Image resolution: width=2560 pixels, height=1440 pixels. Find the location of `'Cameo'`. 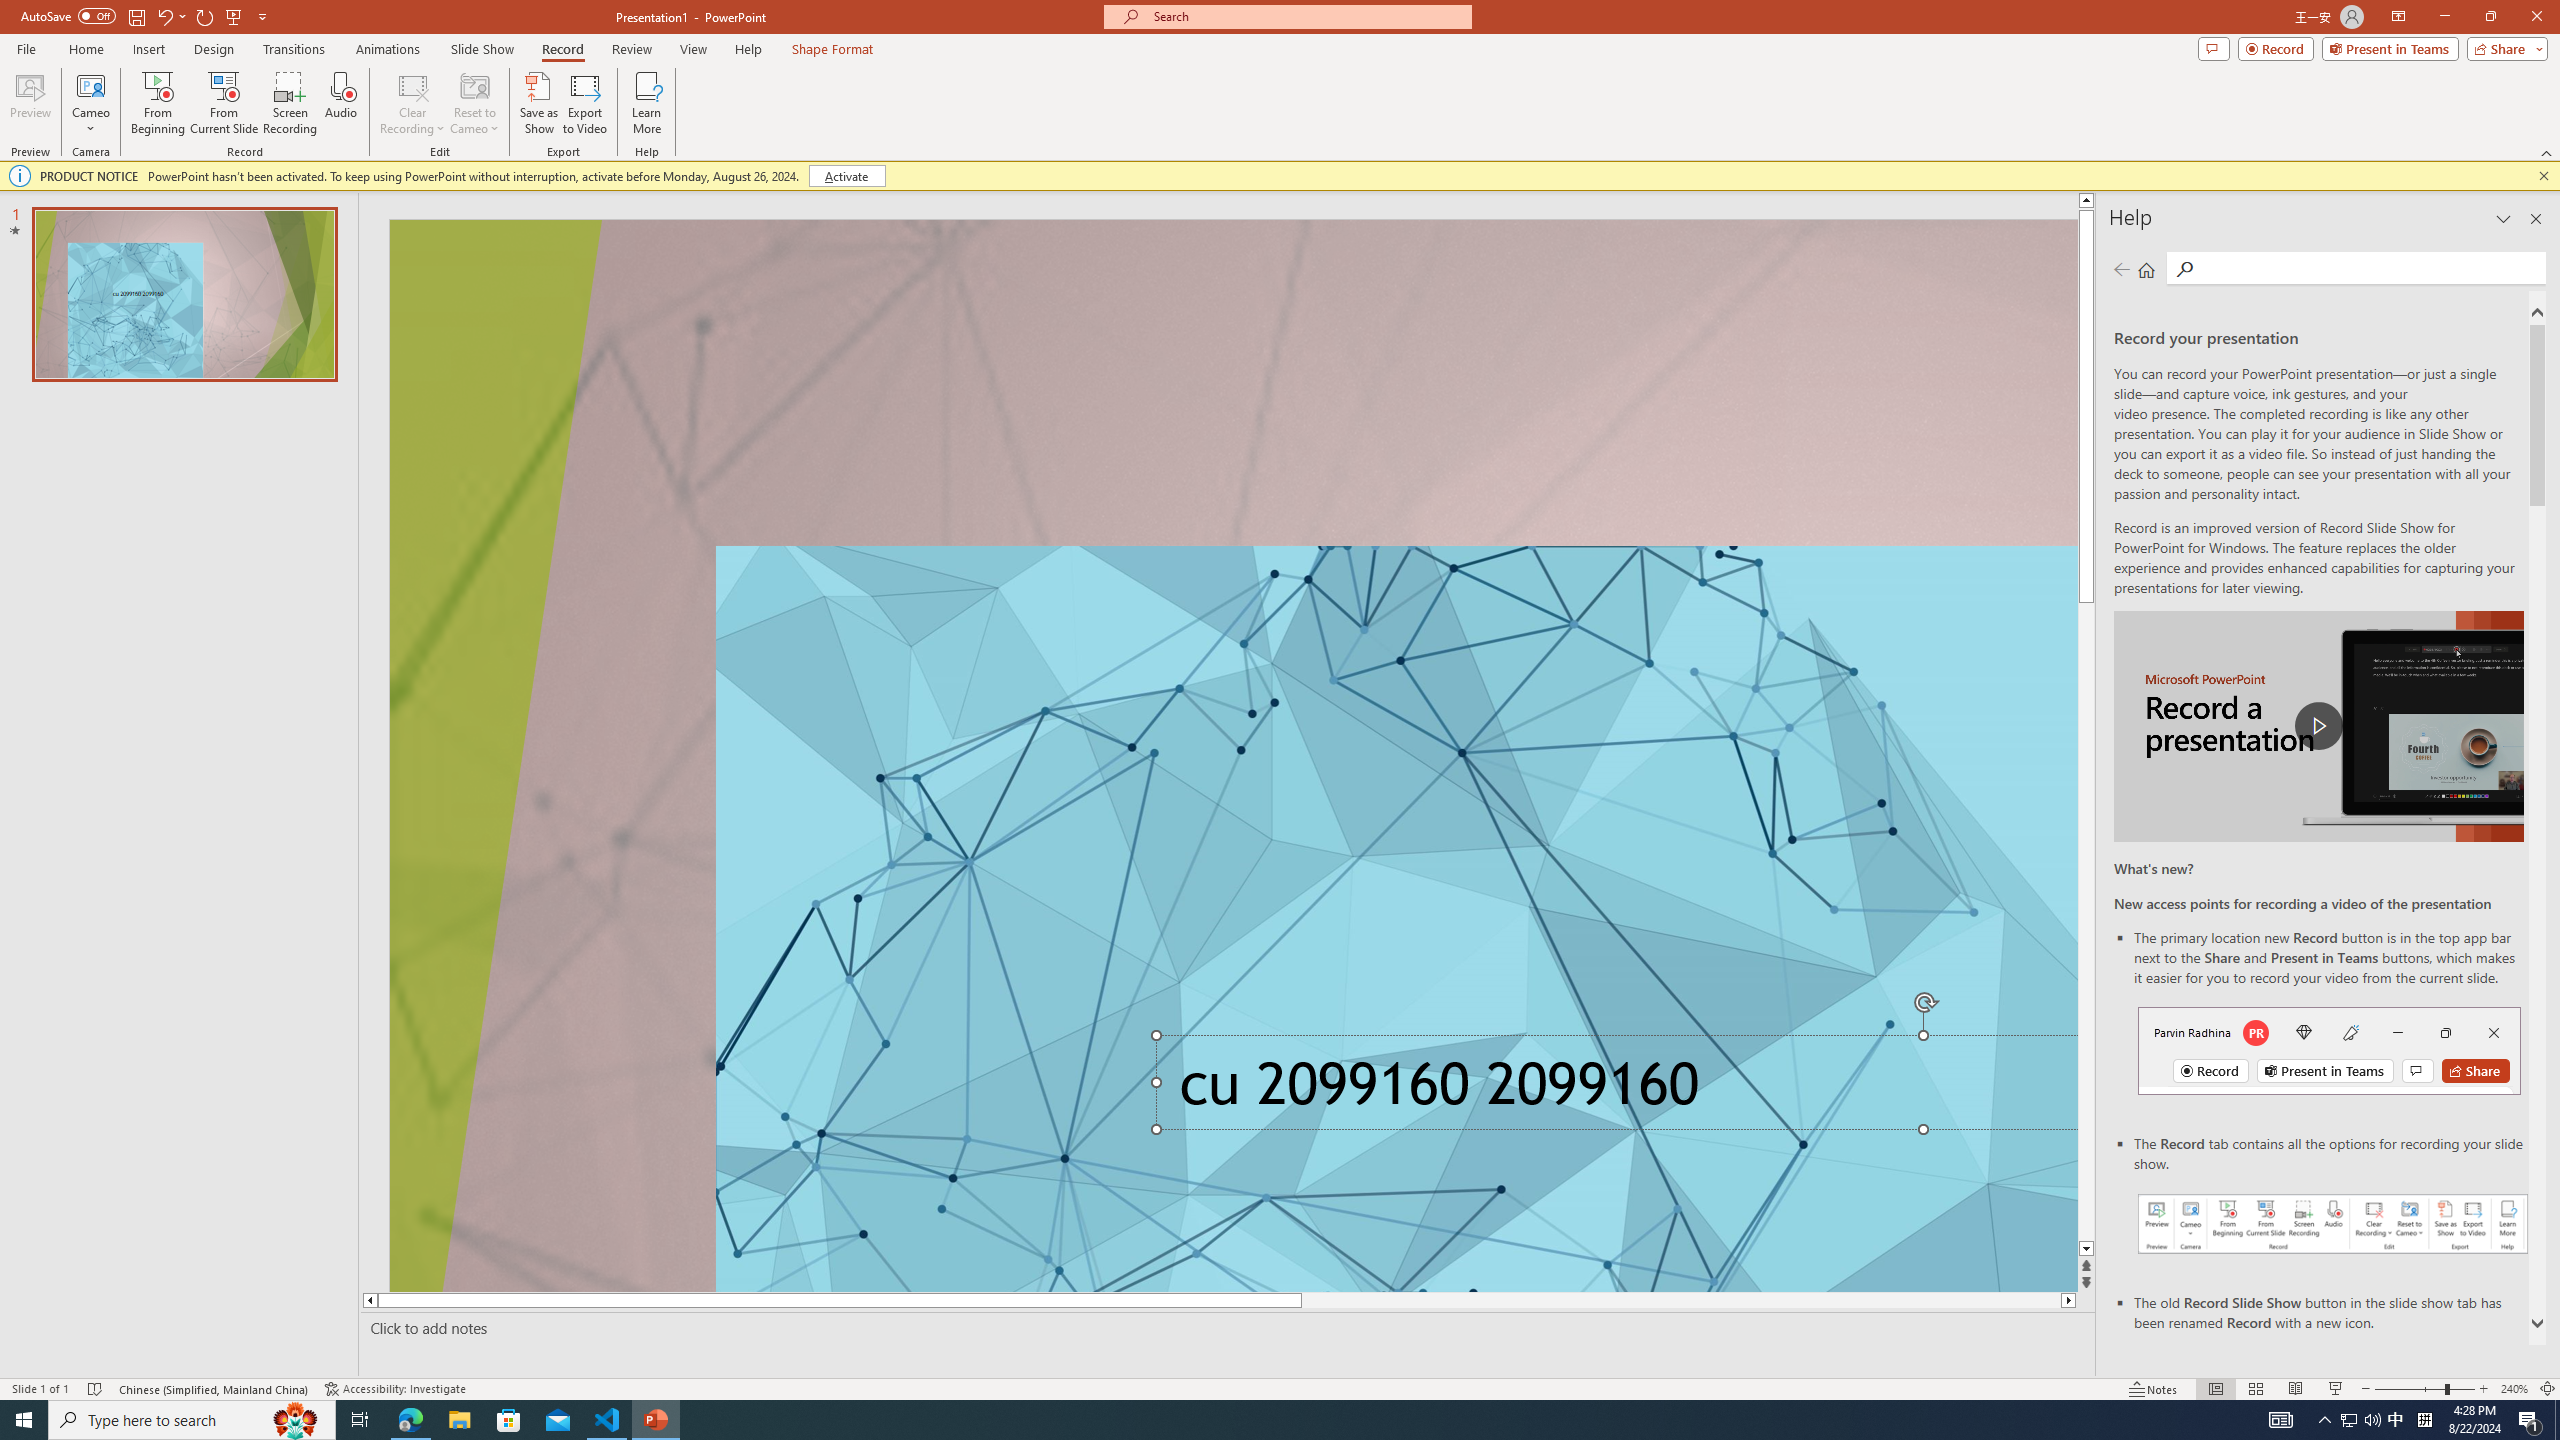

'Cameo' is located at coordinates (89, 84).